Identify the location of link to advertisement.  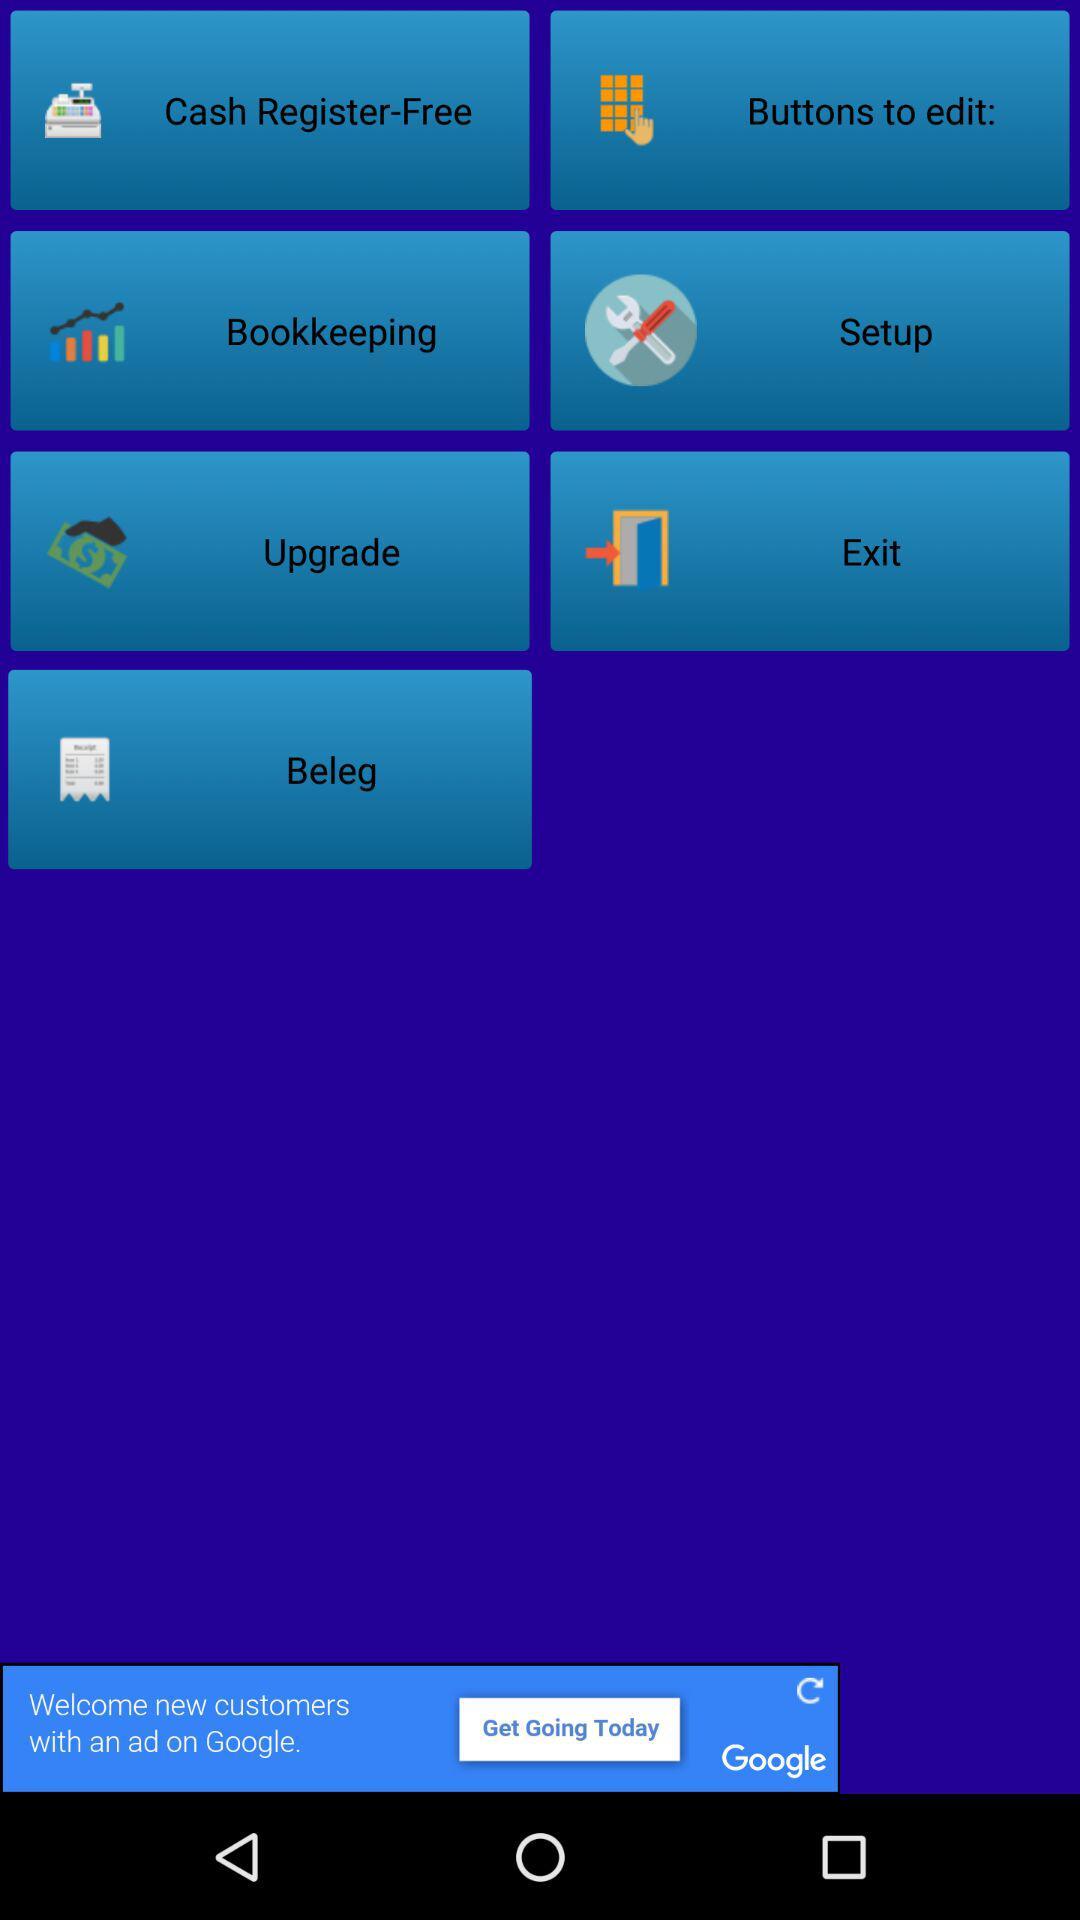
(540, 1727).